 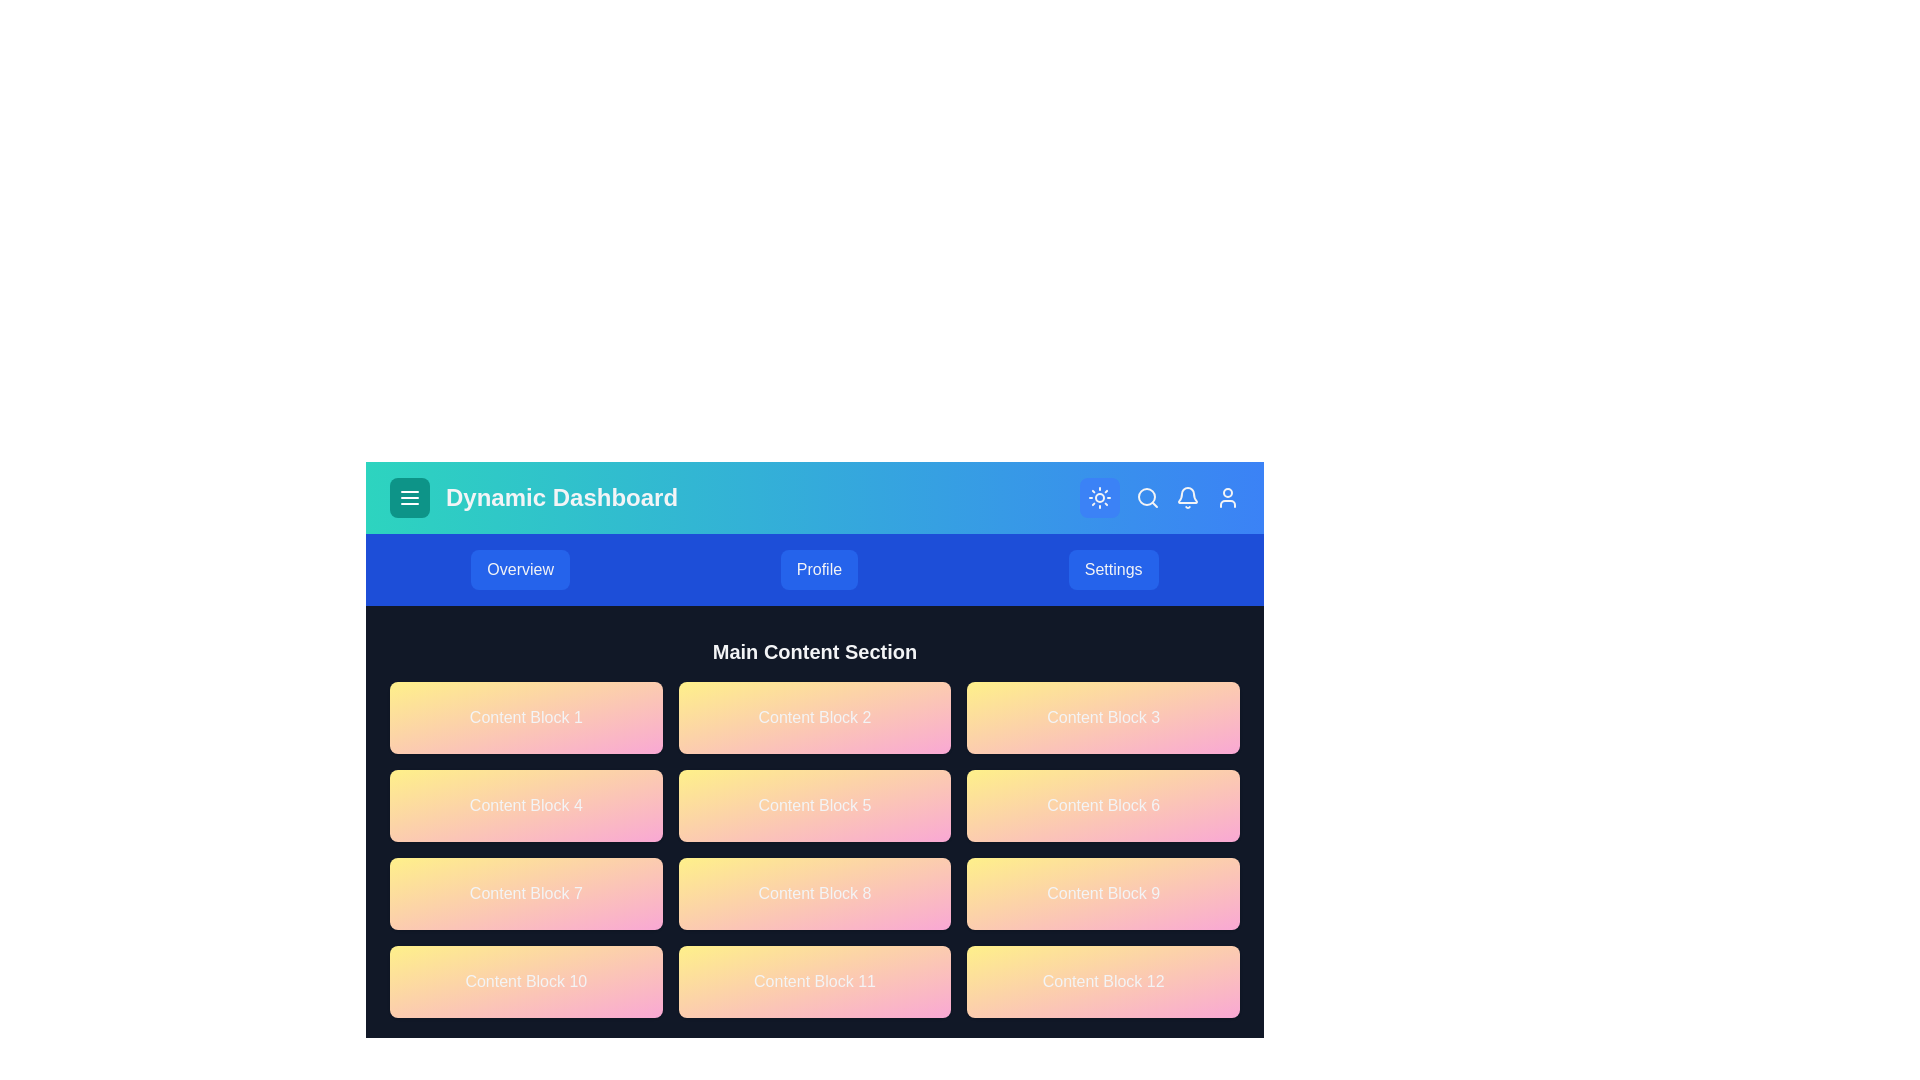 I want to click on the Settings button in the navbar, so click(x=1112, y=570).